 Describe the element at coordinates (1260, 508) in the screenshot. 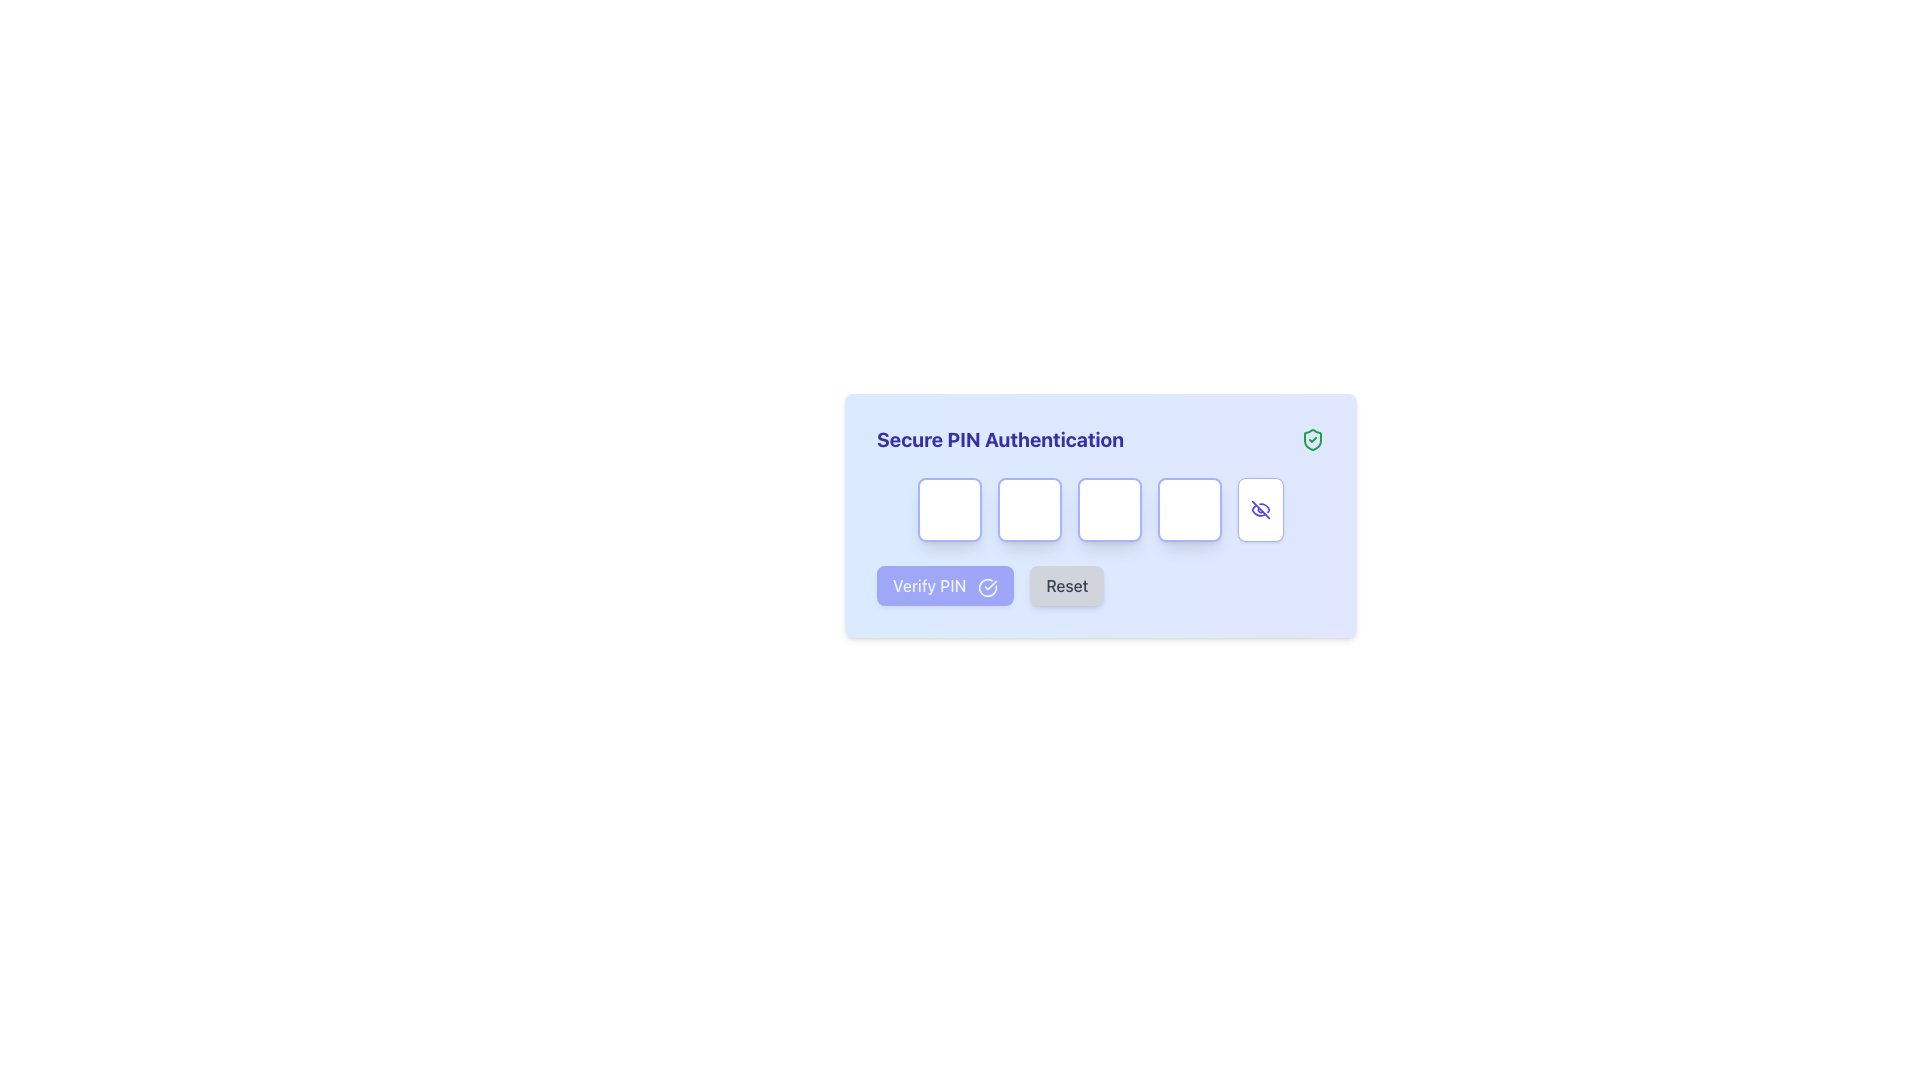

I see `the visibility toggle button, which is a small square button with rounded corners and an eye icon with a strikethrough line, located at the far right of the PIN input boxes` at that location.